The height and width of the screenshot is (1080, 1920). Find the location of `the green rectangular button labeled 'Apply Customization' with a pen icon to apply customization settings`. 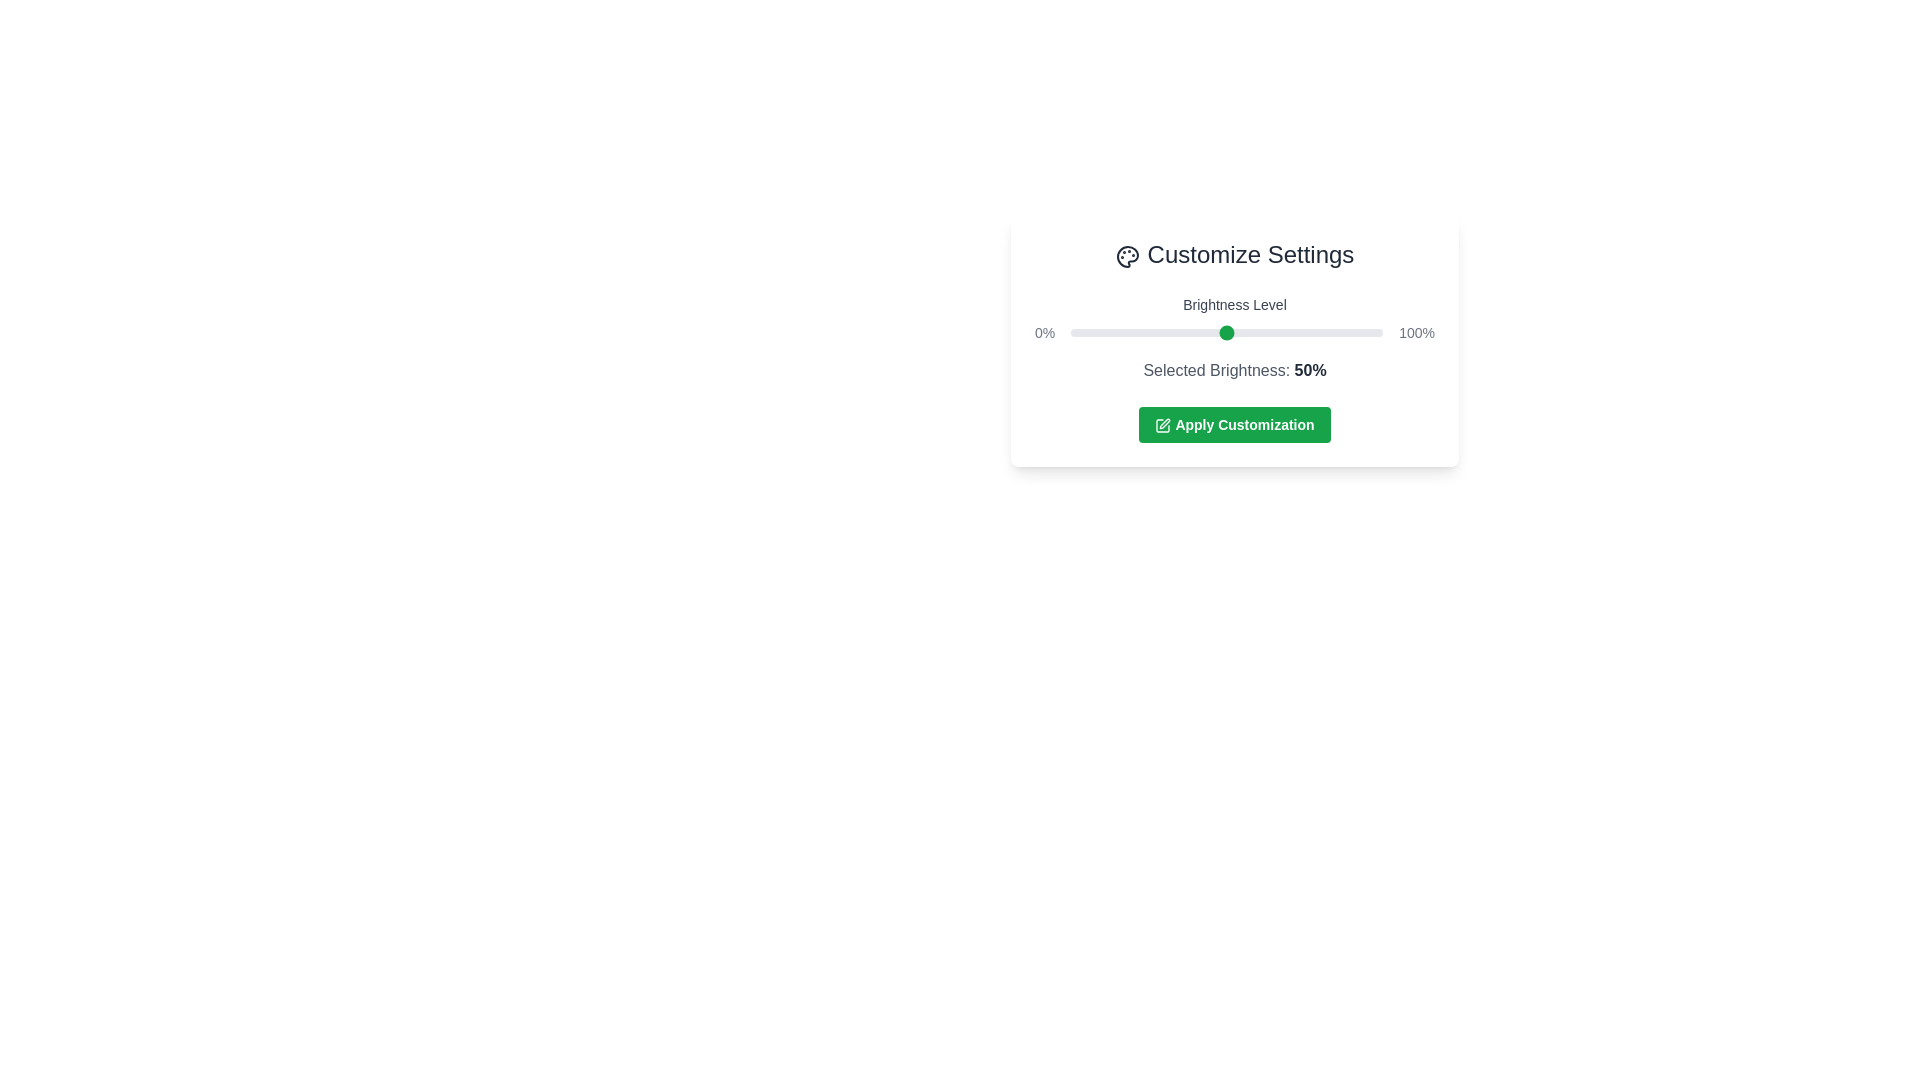

the green rectangular button labeled 'Apply Customization' with a pen icon to apply customization settings is located at coordinates (1233, 423).